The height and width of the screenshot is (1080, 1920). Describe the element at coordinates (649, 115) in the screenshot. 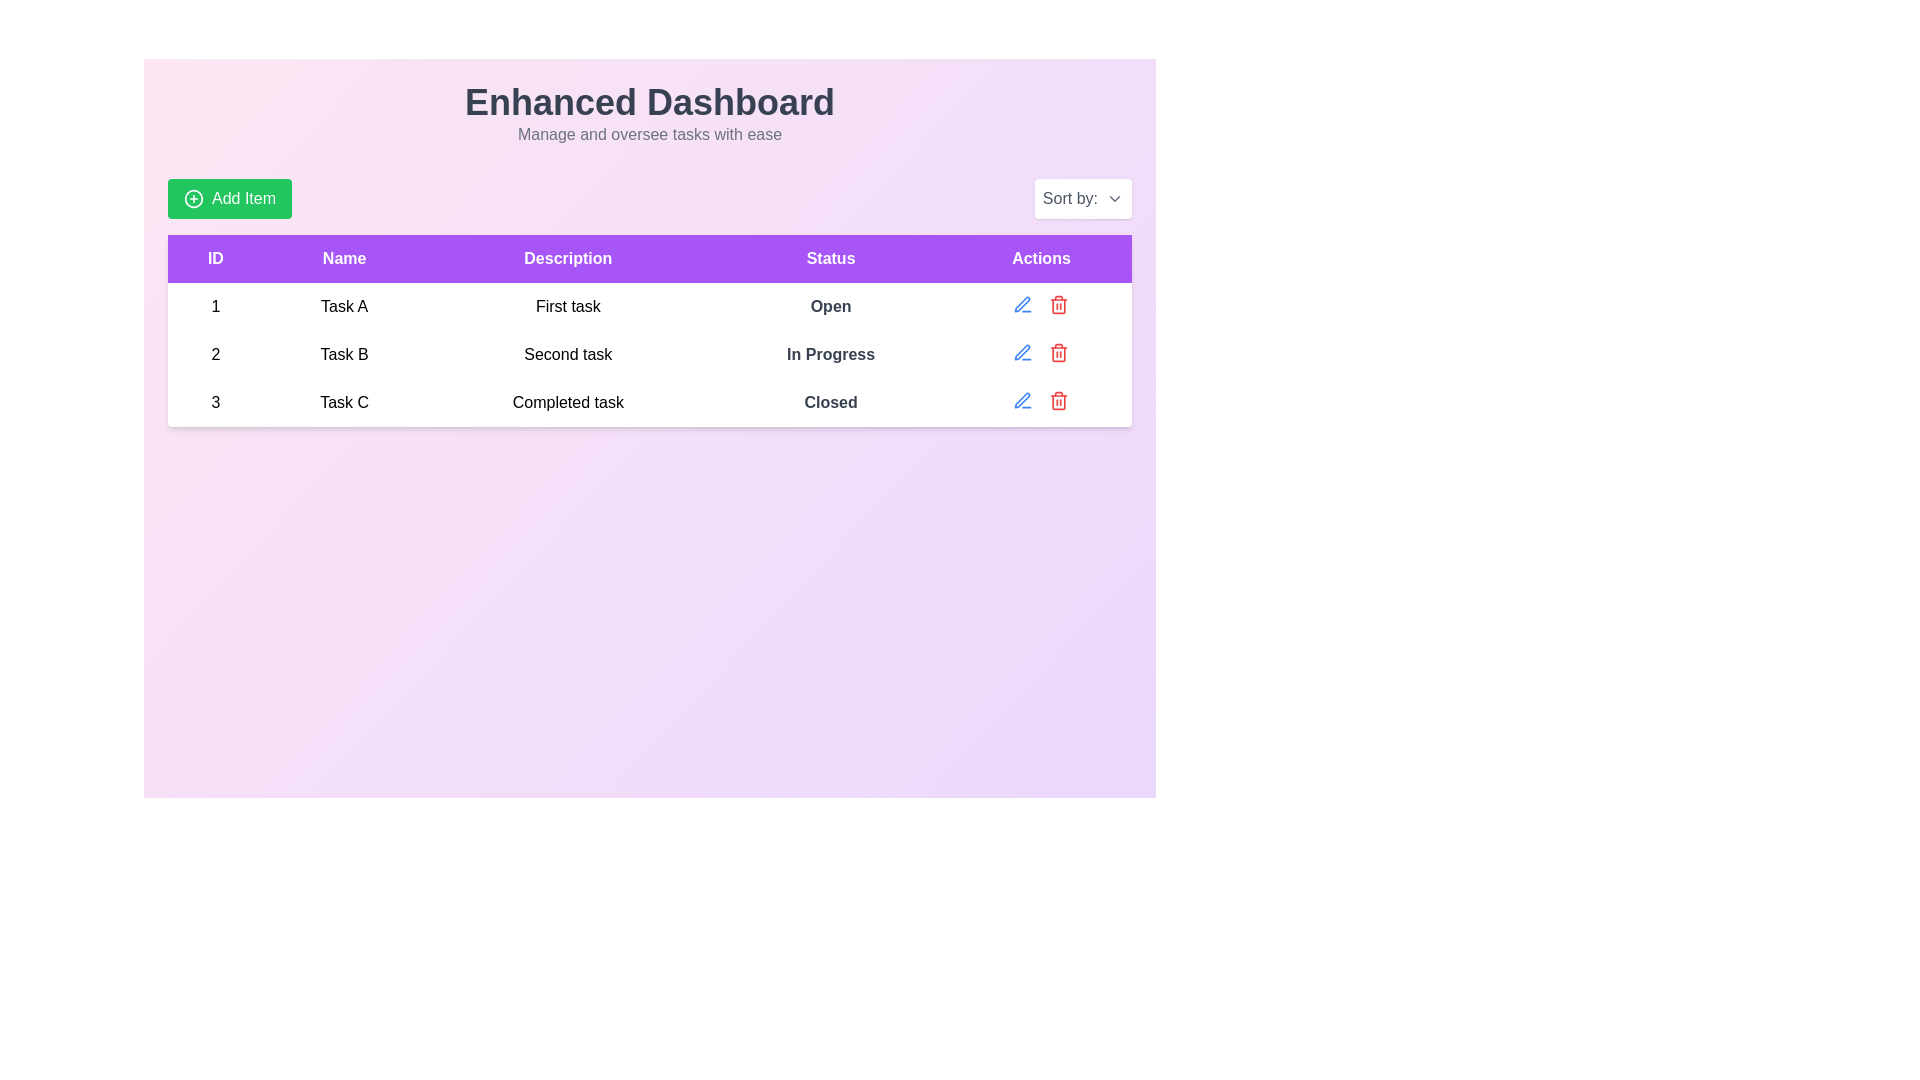

I see `the 'Enhanced Dashboard' header with subtitle, which features a large, bold title and a smaller subtitle, centered on a gradient background` at that location.